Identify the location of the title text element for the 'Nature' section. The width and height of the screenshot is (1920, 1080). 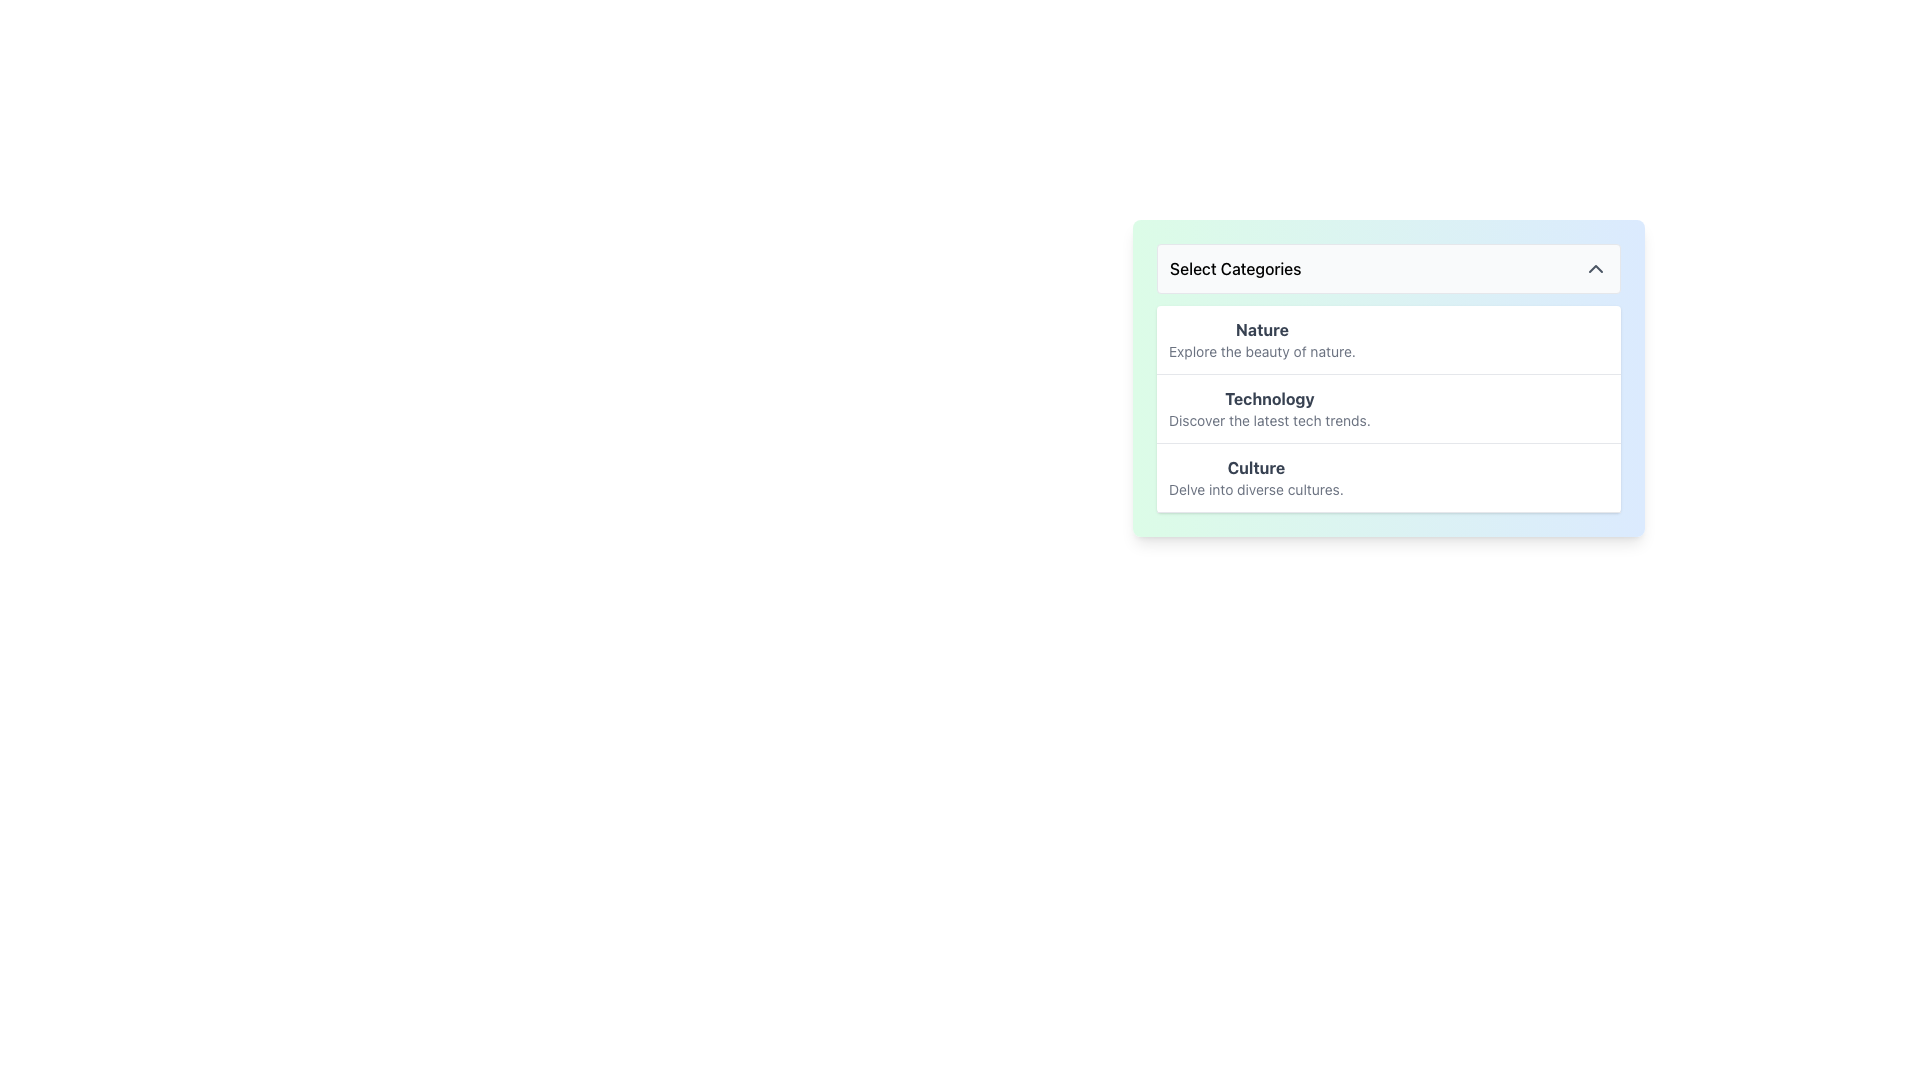
(1261, 329).